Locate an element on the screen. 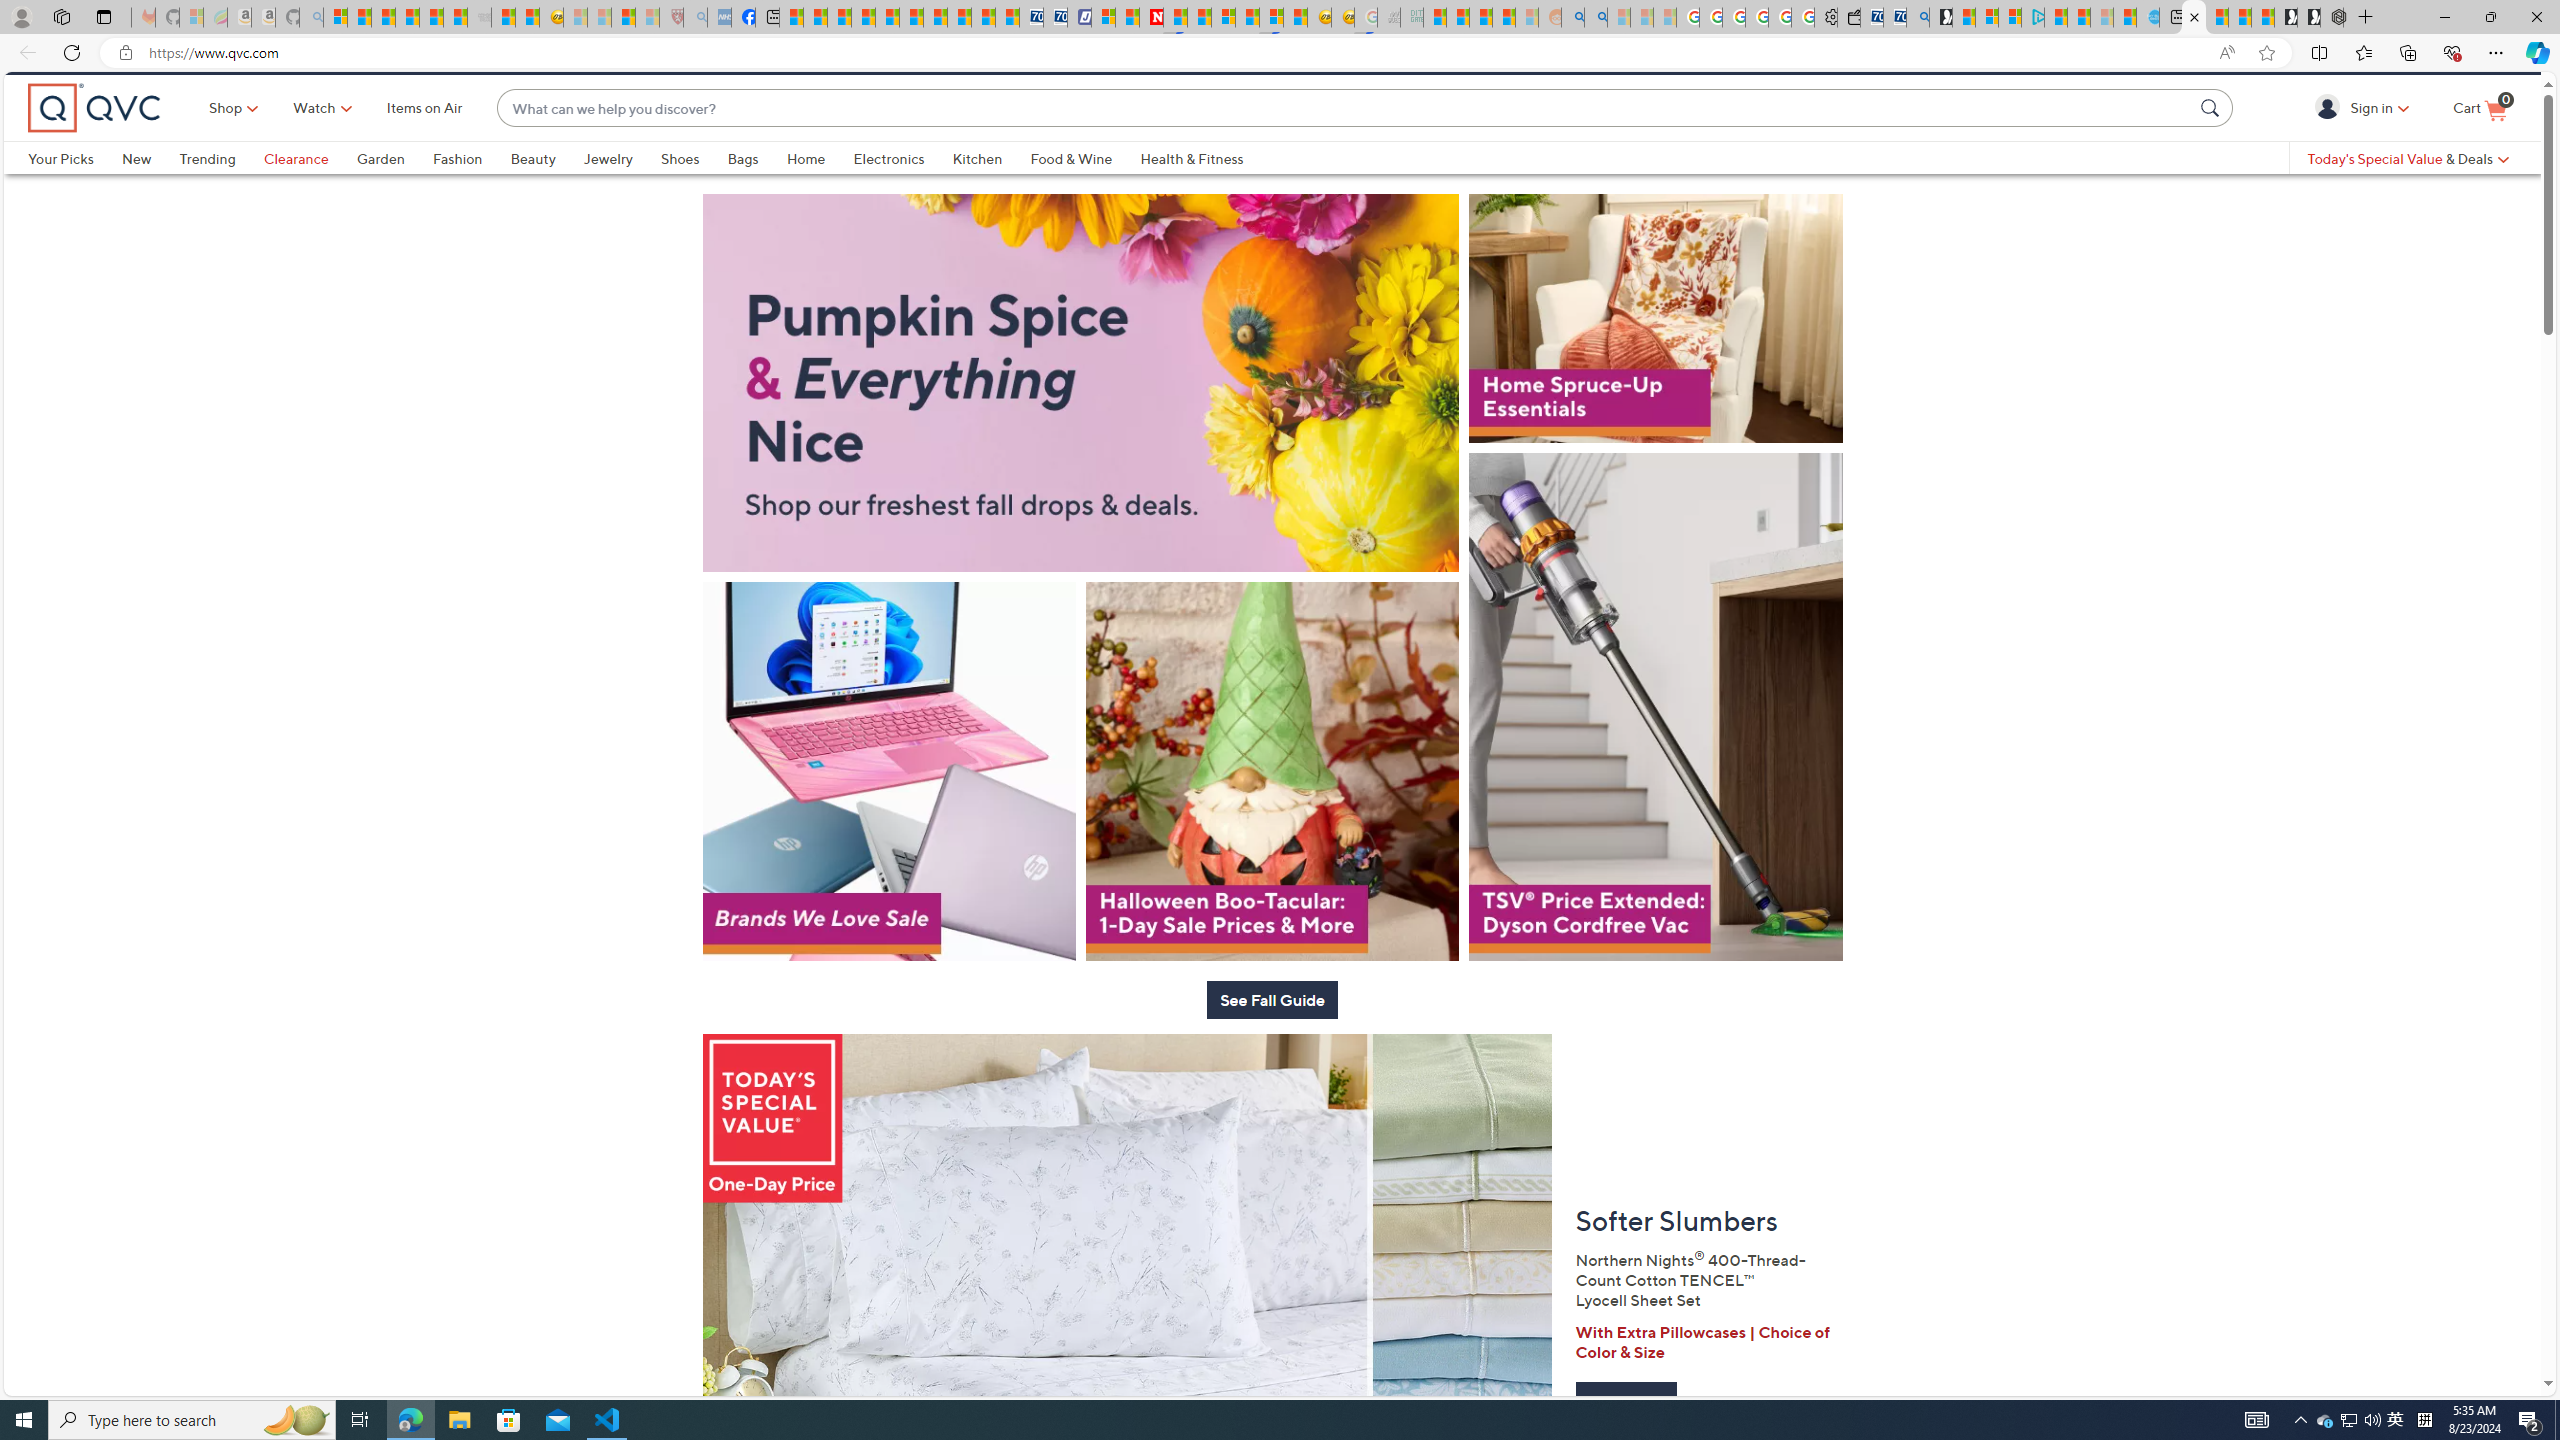 Image resolution: width=2560 pixels, height=1440 pixels. 'Home Spruce-Up Essentials' is located at coordinates (1655, 379).